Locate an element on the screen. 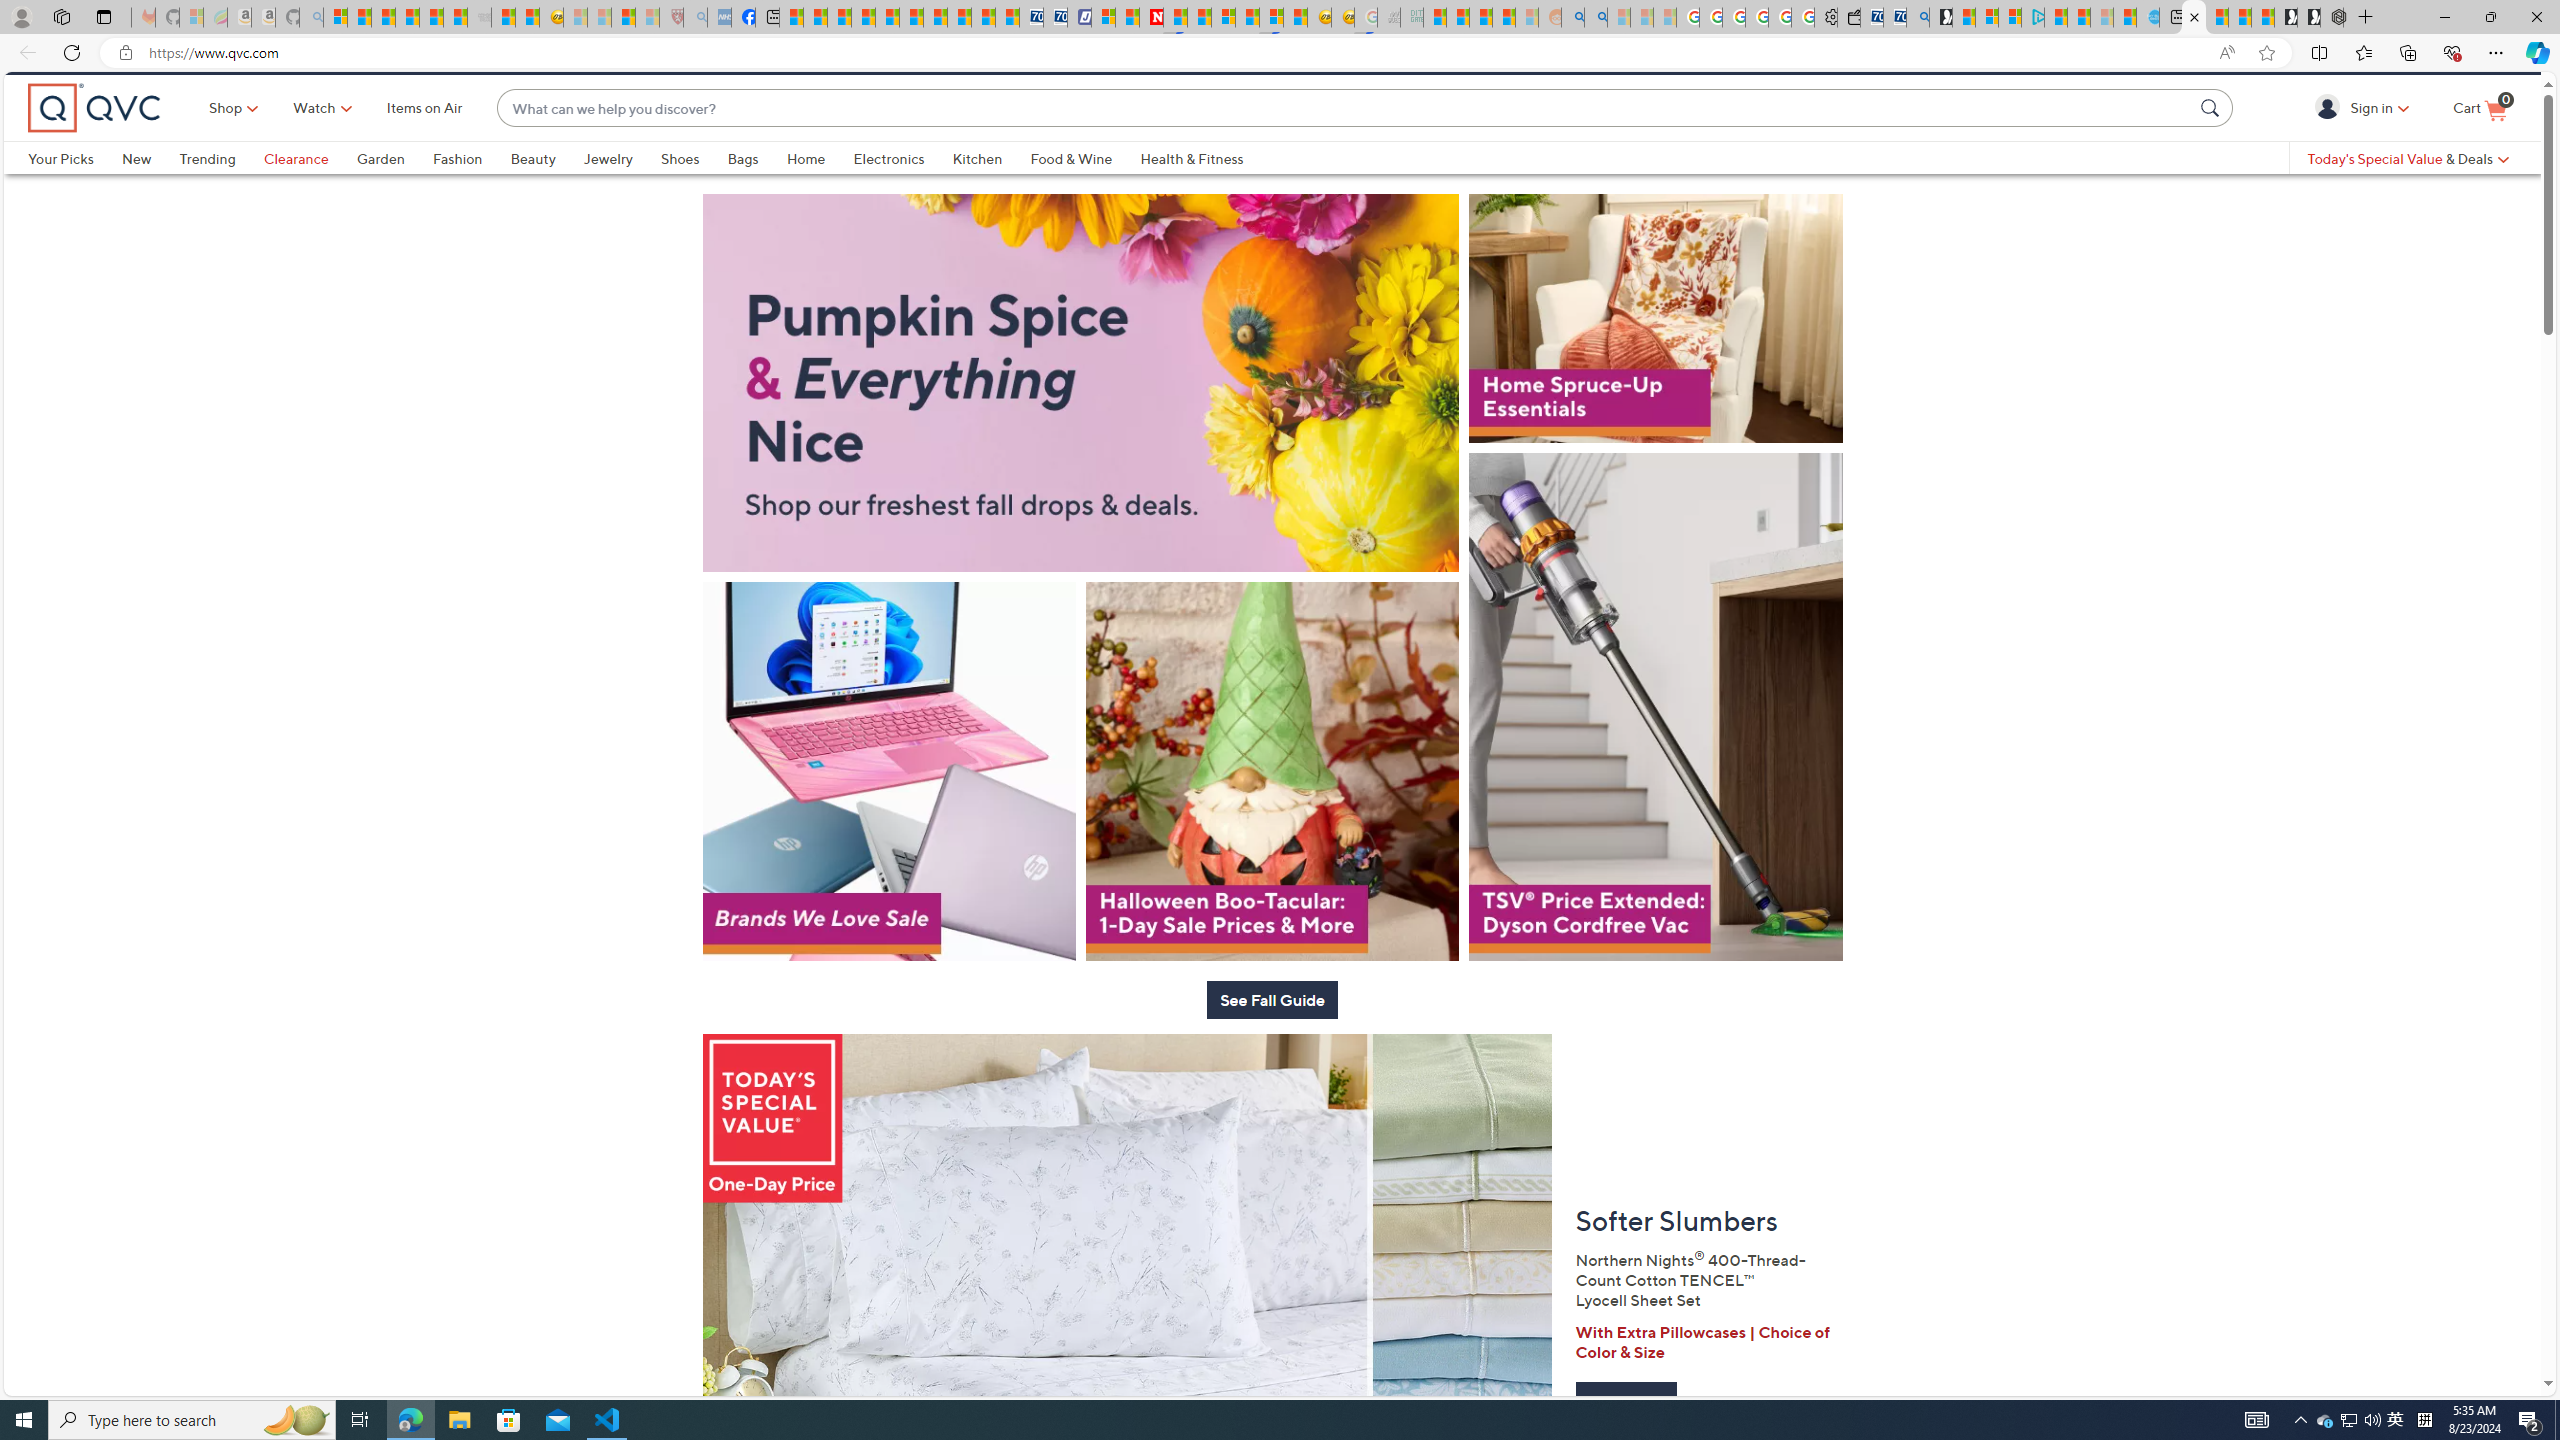 Image resolution: width=2560 pixels, height=1440 pixels. 'Home Spruce-Up Essentials' is located at coordinates (1655, 379).